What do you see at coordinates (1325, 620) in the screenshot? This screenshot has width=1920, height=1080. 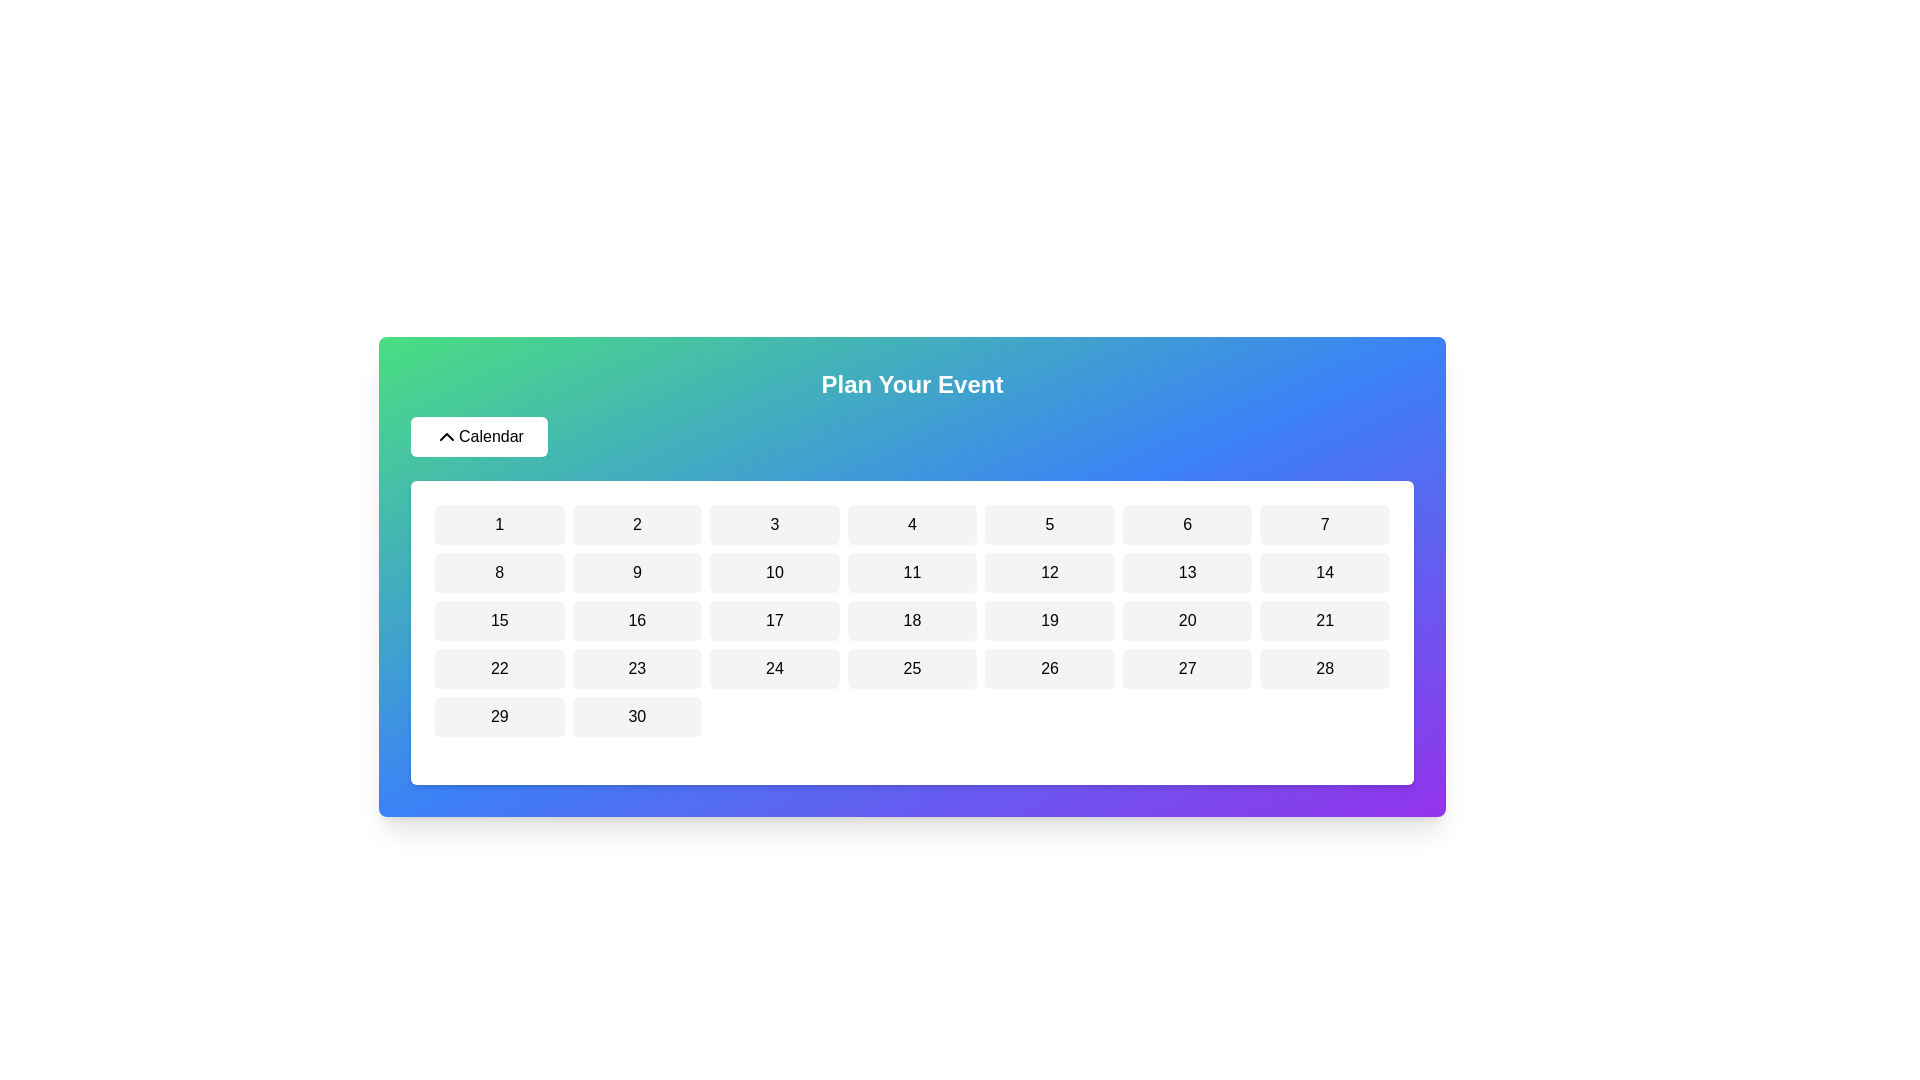 I see `the button representing a selectable item in the fifth row and third column of the date picker grid` at bounding box center [1325, 620].